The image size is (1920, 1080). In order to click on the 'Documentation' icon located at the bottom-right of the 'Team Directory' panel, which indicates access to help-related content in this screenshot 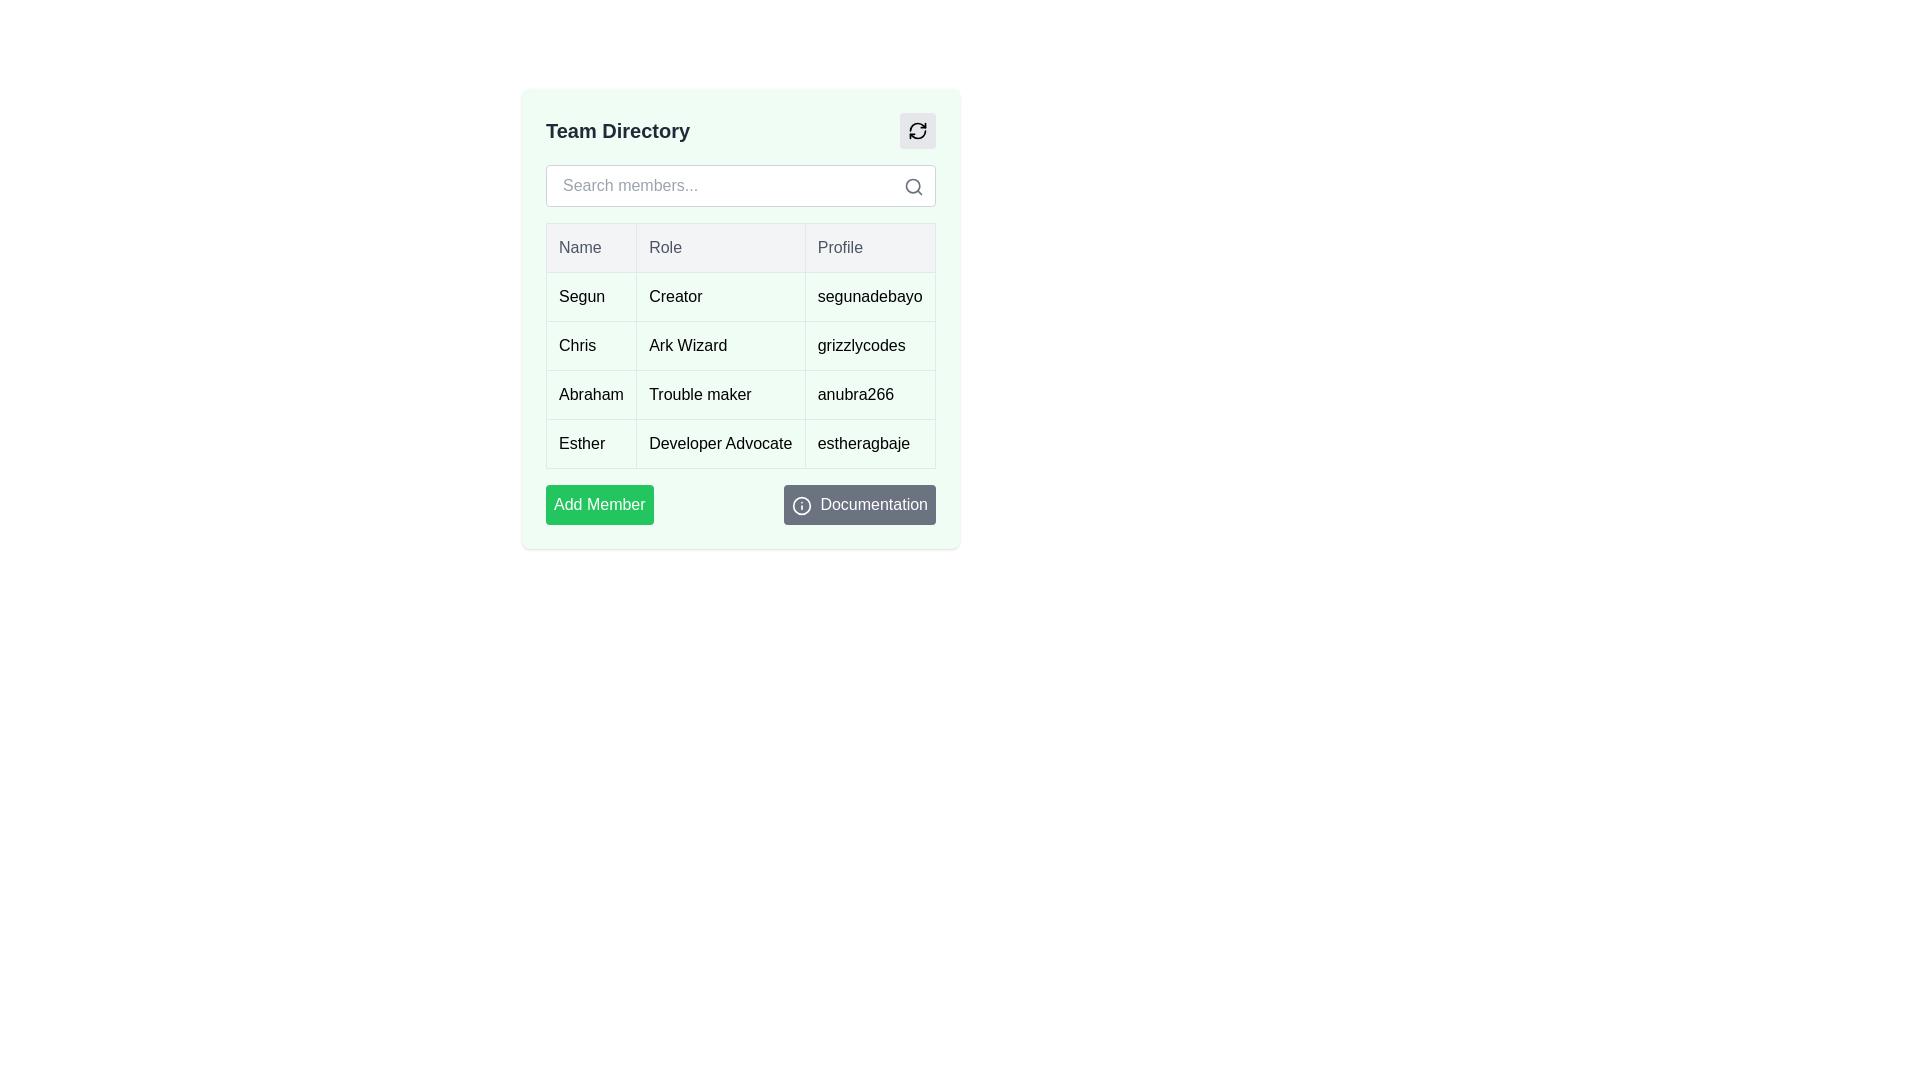, I will do `click(802, 504)`.